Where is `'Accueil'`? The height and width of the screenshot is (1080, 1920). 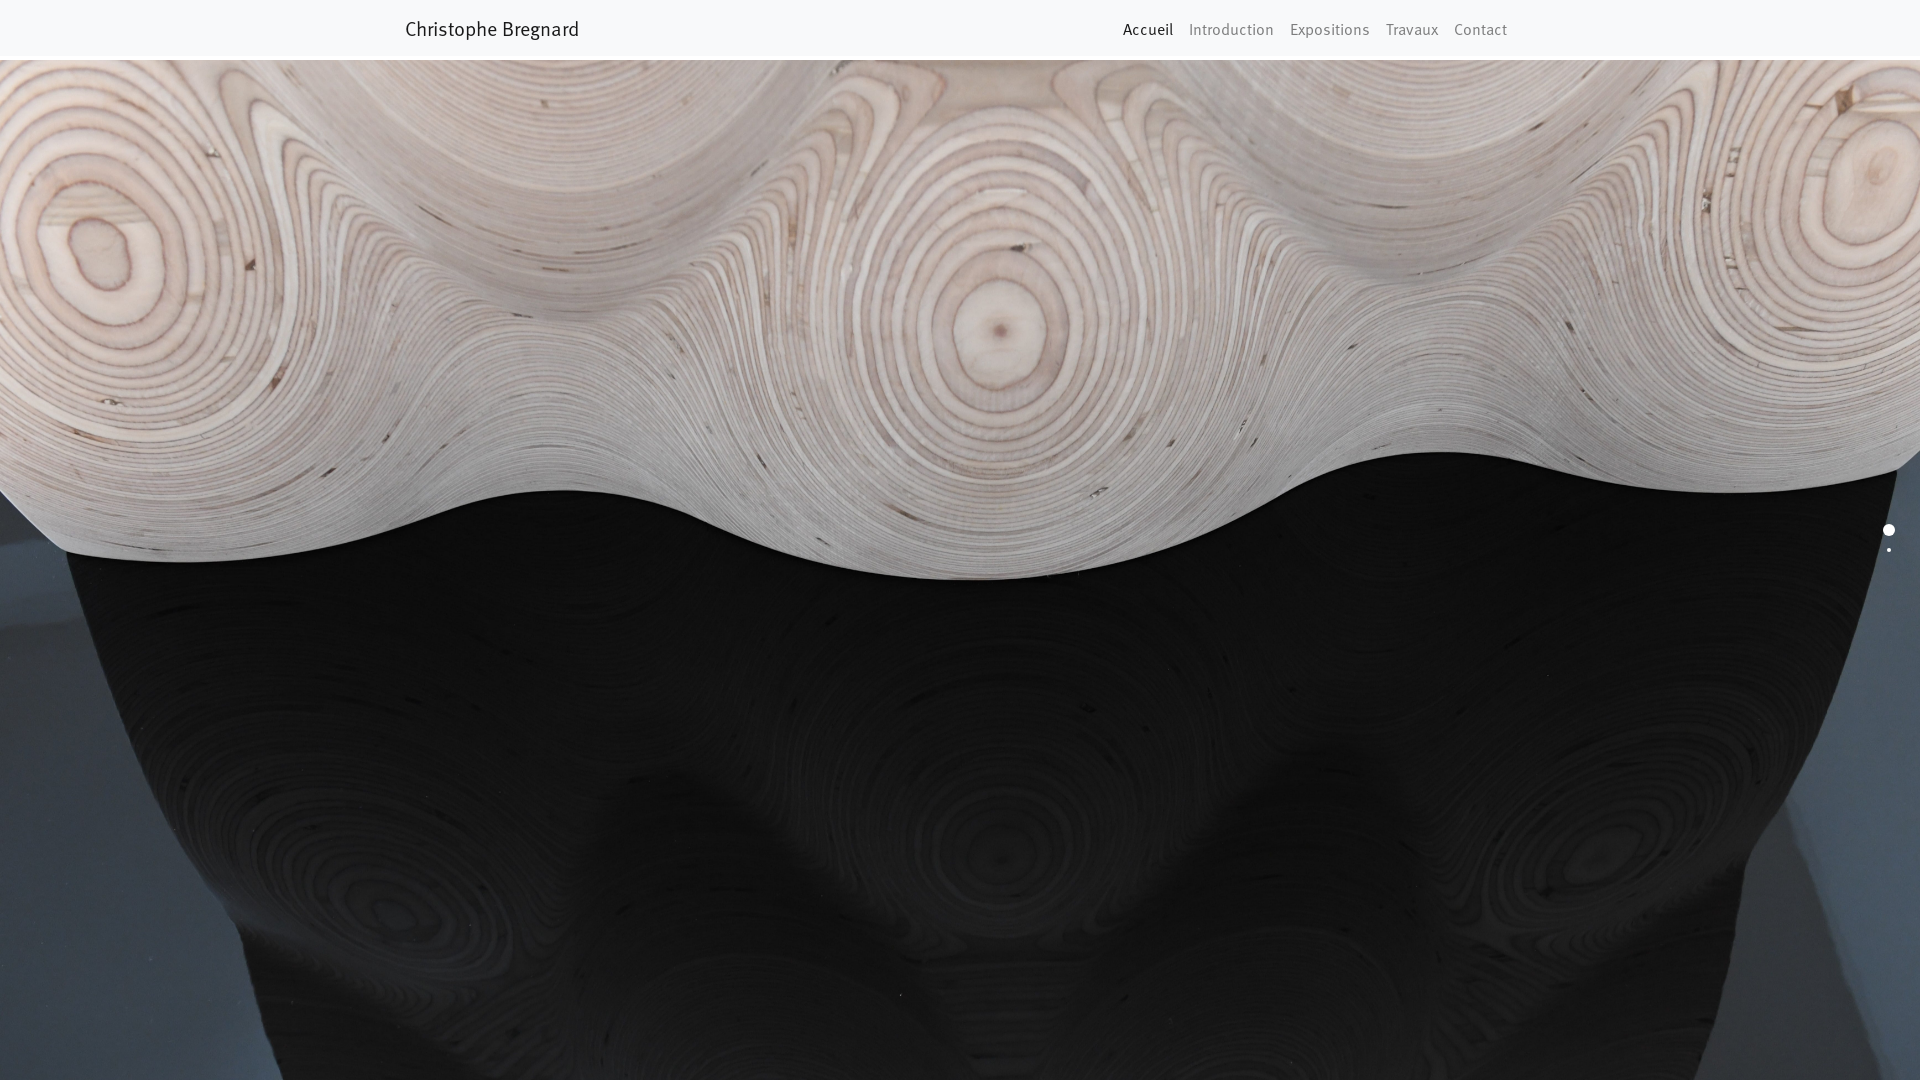 'Accueil' is located at coordinates (1113, 27).